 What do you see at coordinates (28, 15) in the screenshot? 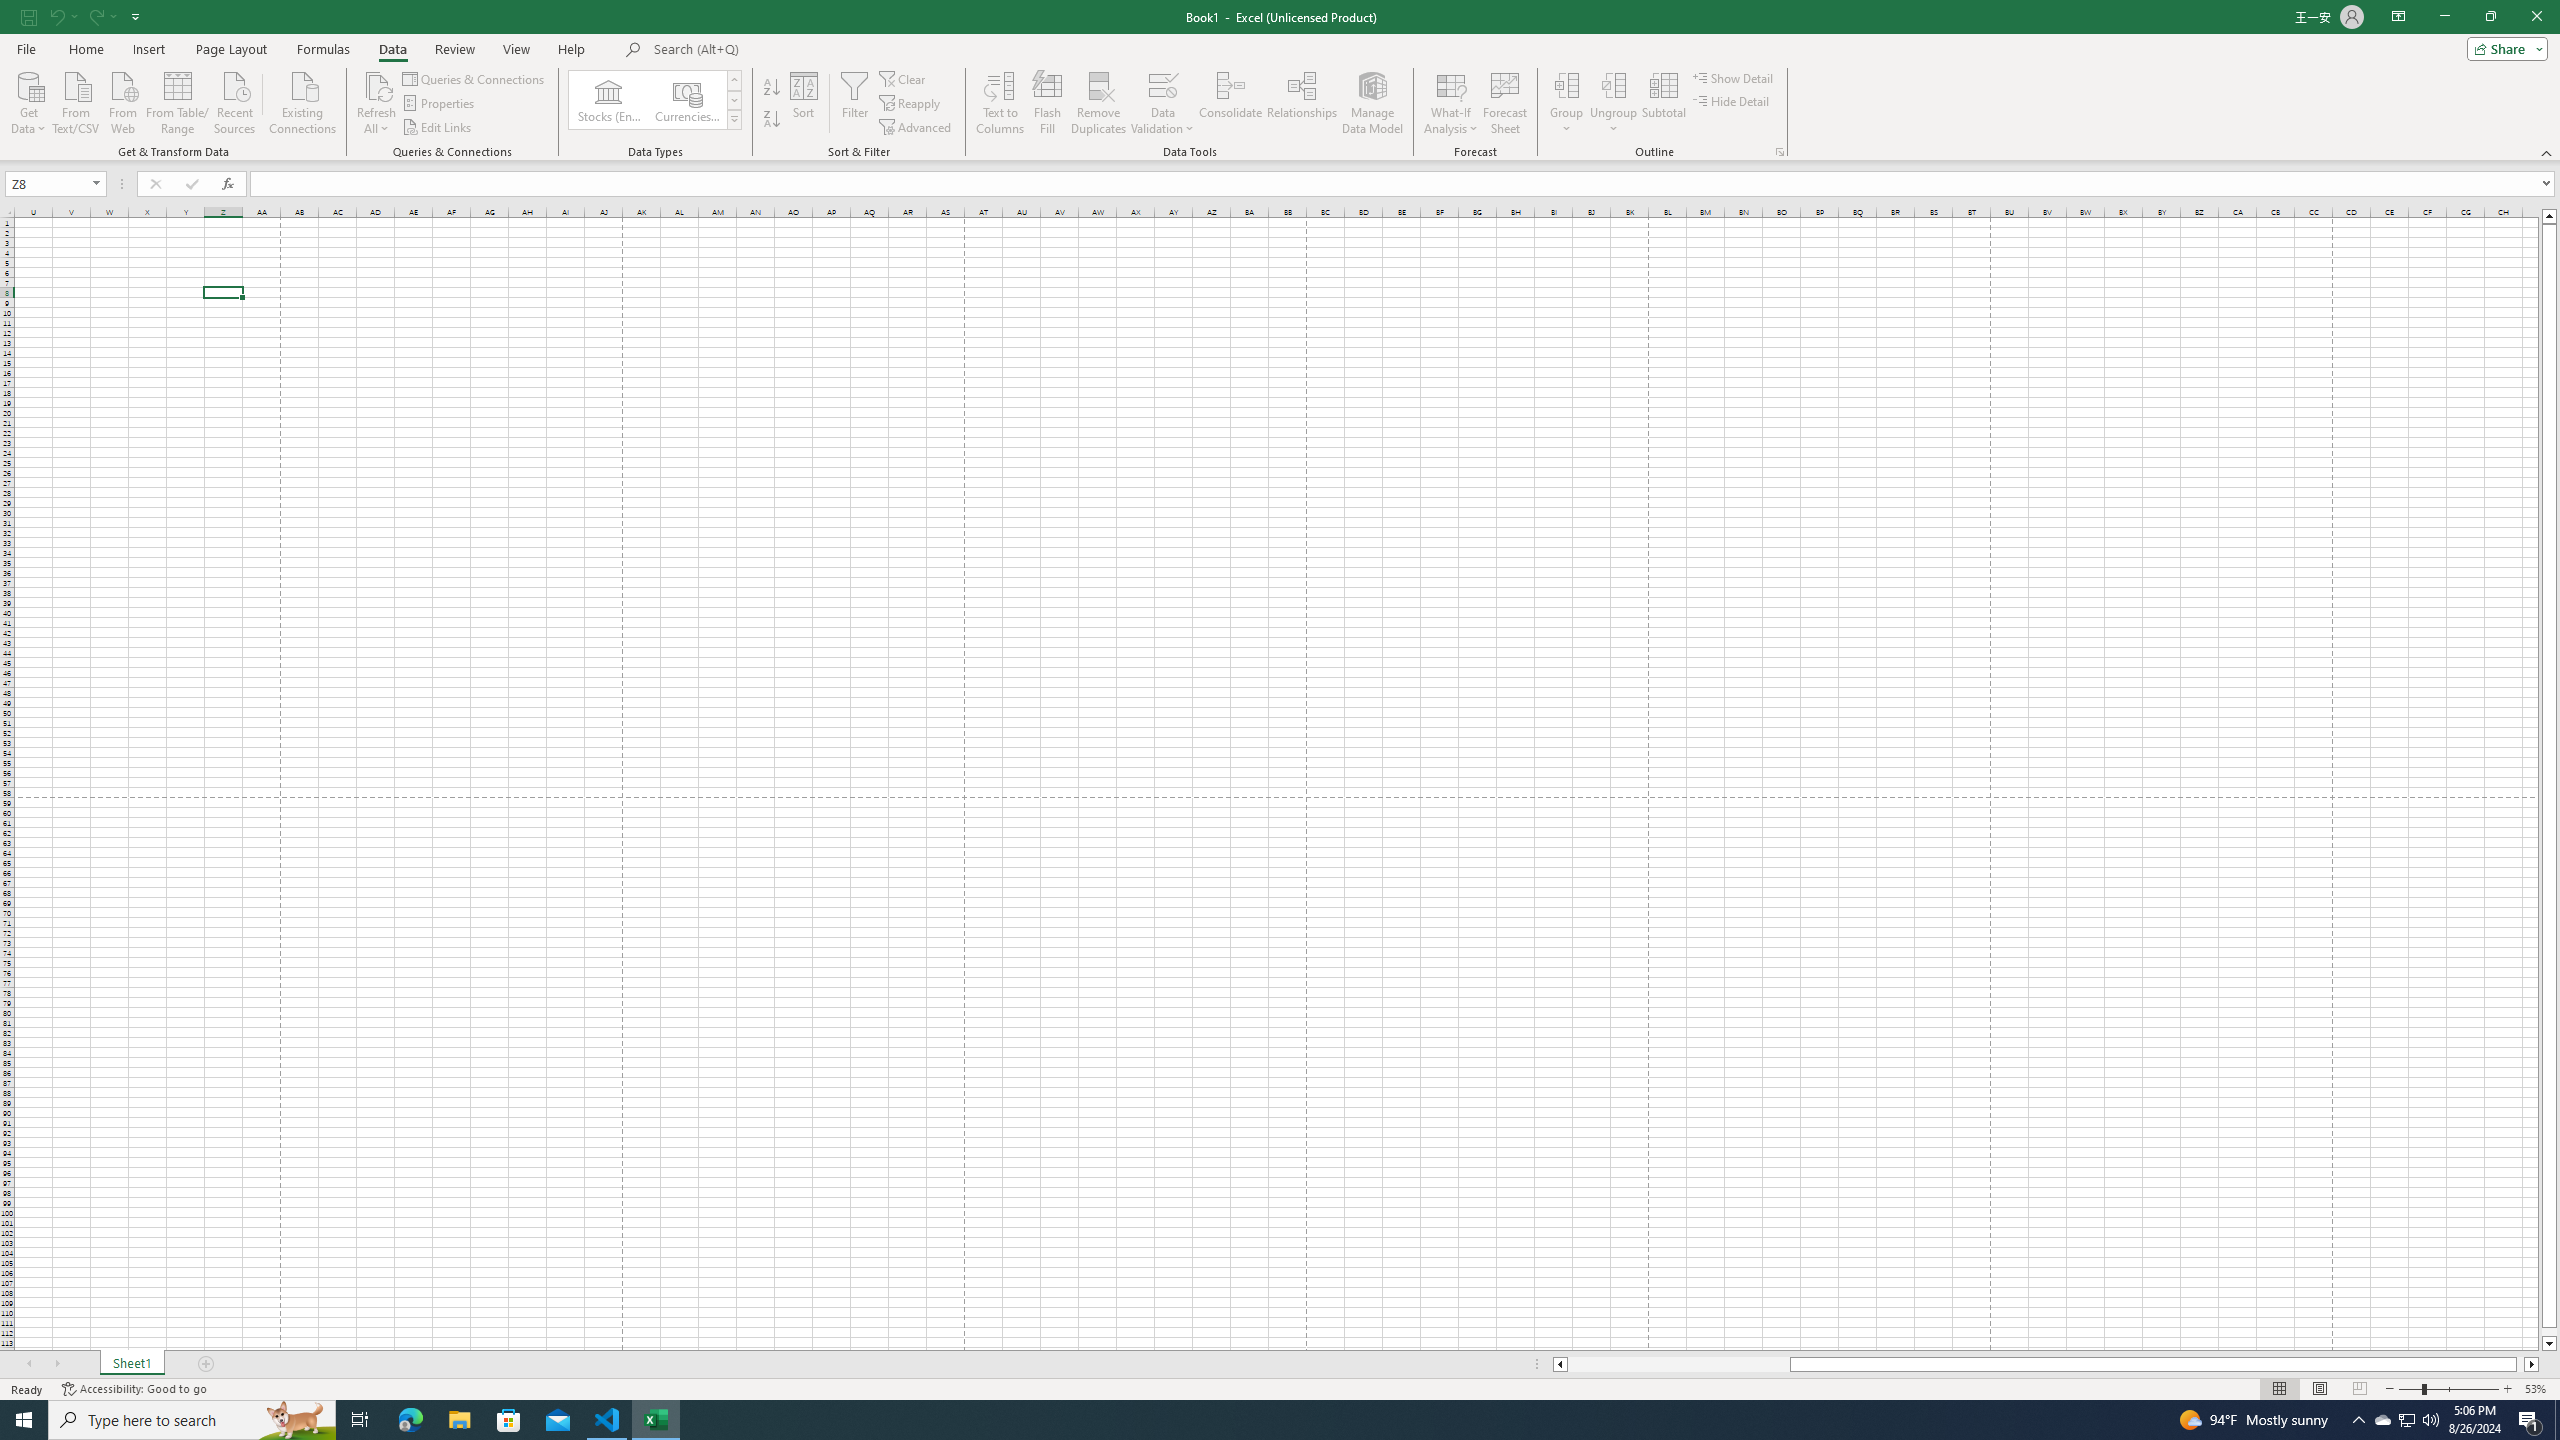
I see `'Save'` at bounding box center [28, 15].